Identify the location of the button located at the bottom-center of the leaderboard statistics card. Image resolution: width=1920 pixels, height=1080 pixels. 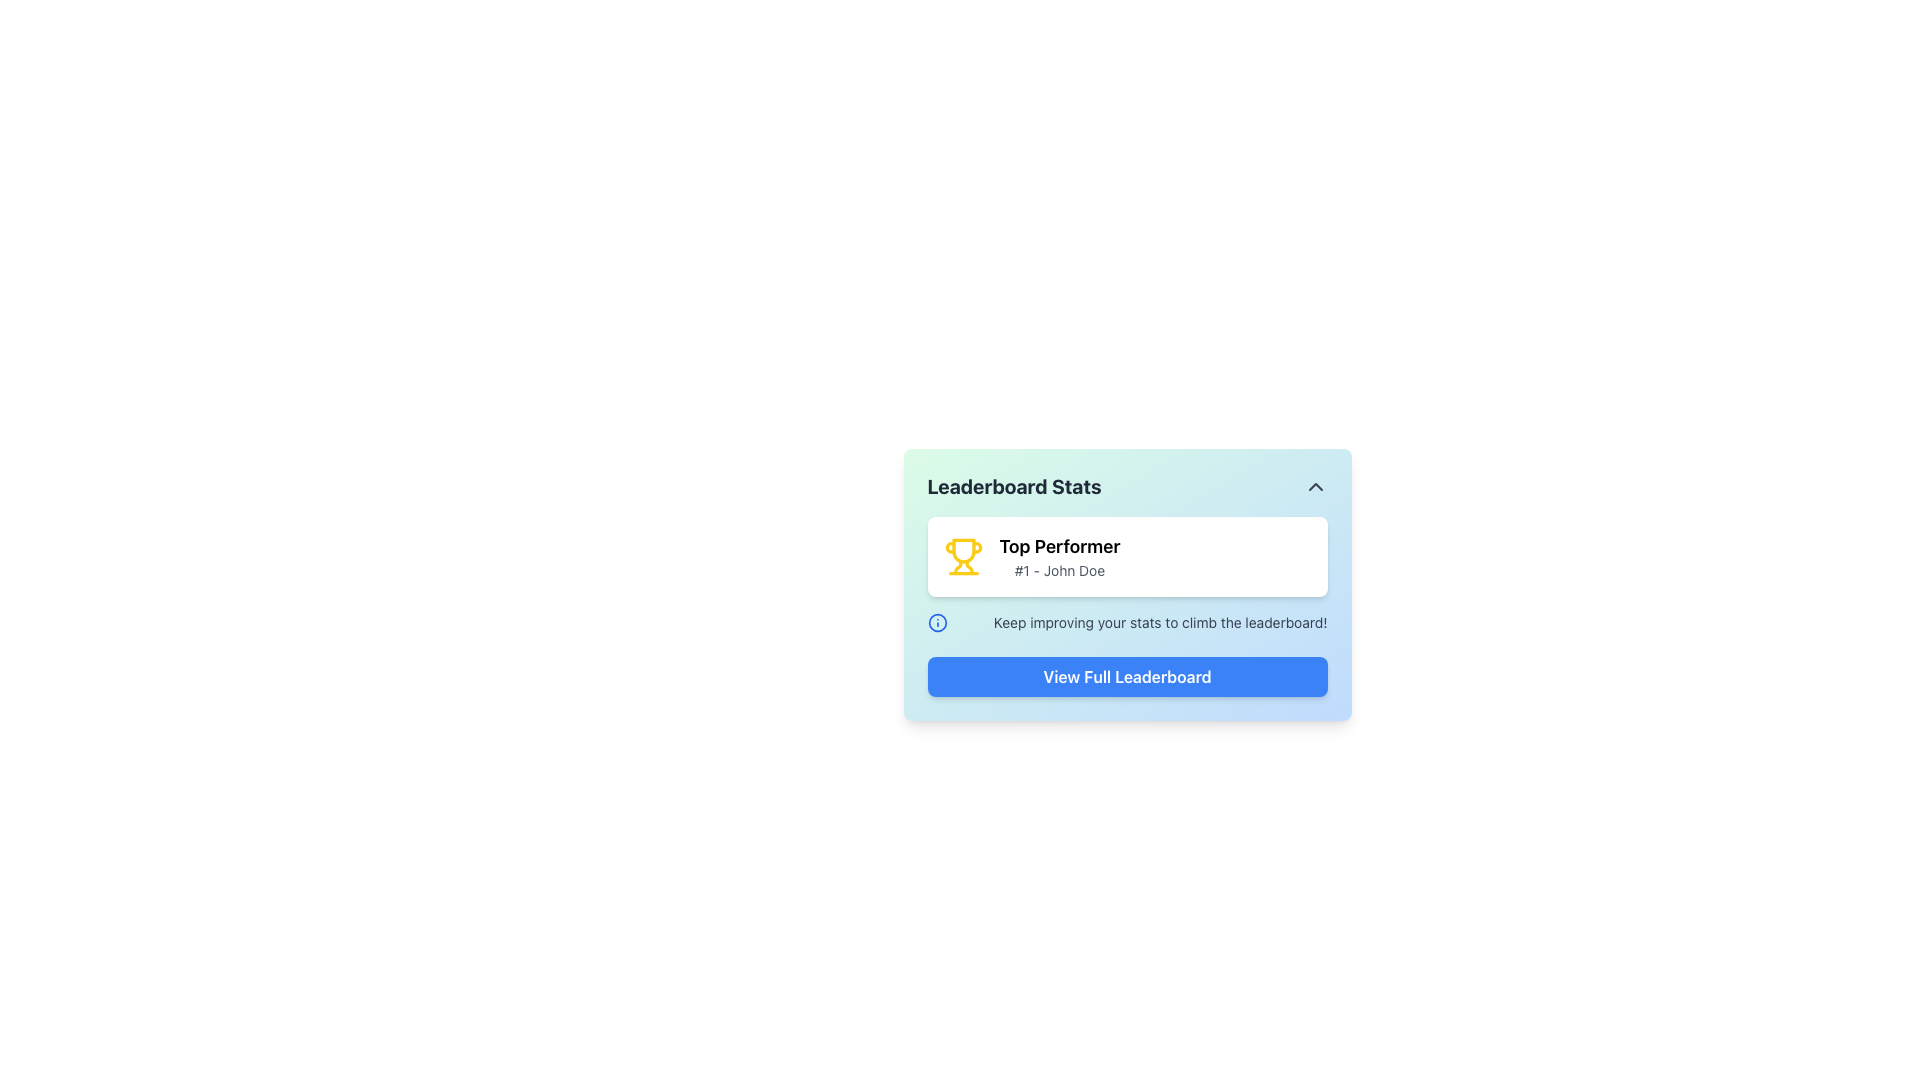
(1127, 676).